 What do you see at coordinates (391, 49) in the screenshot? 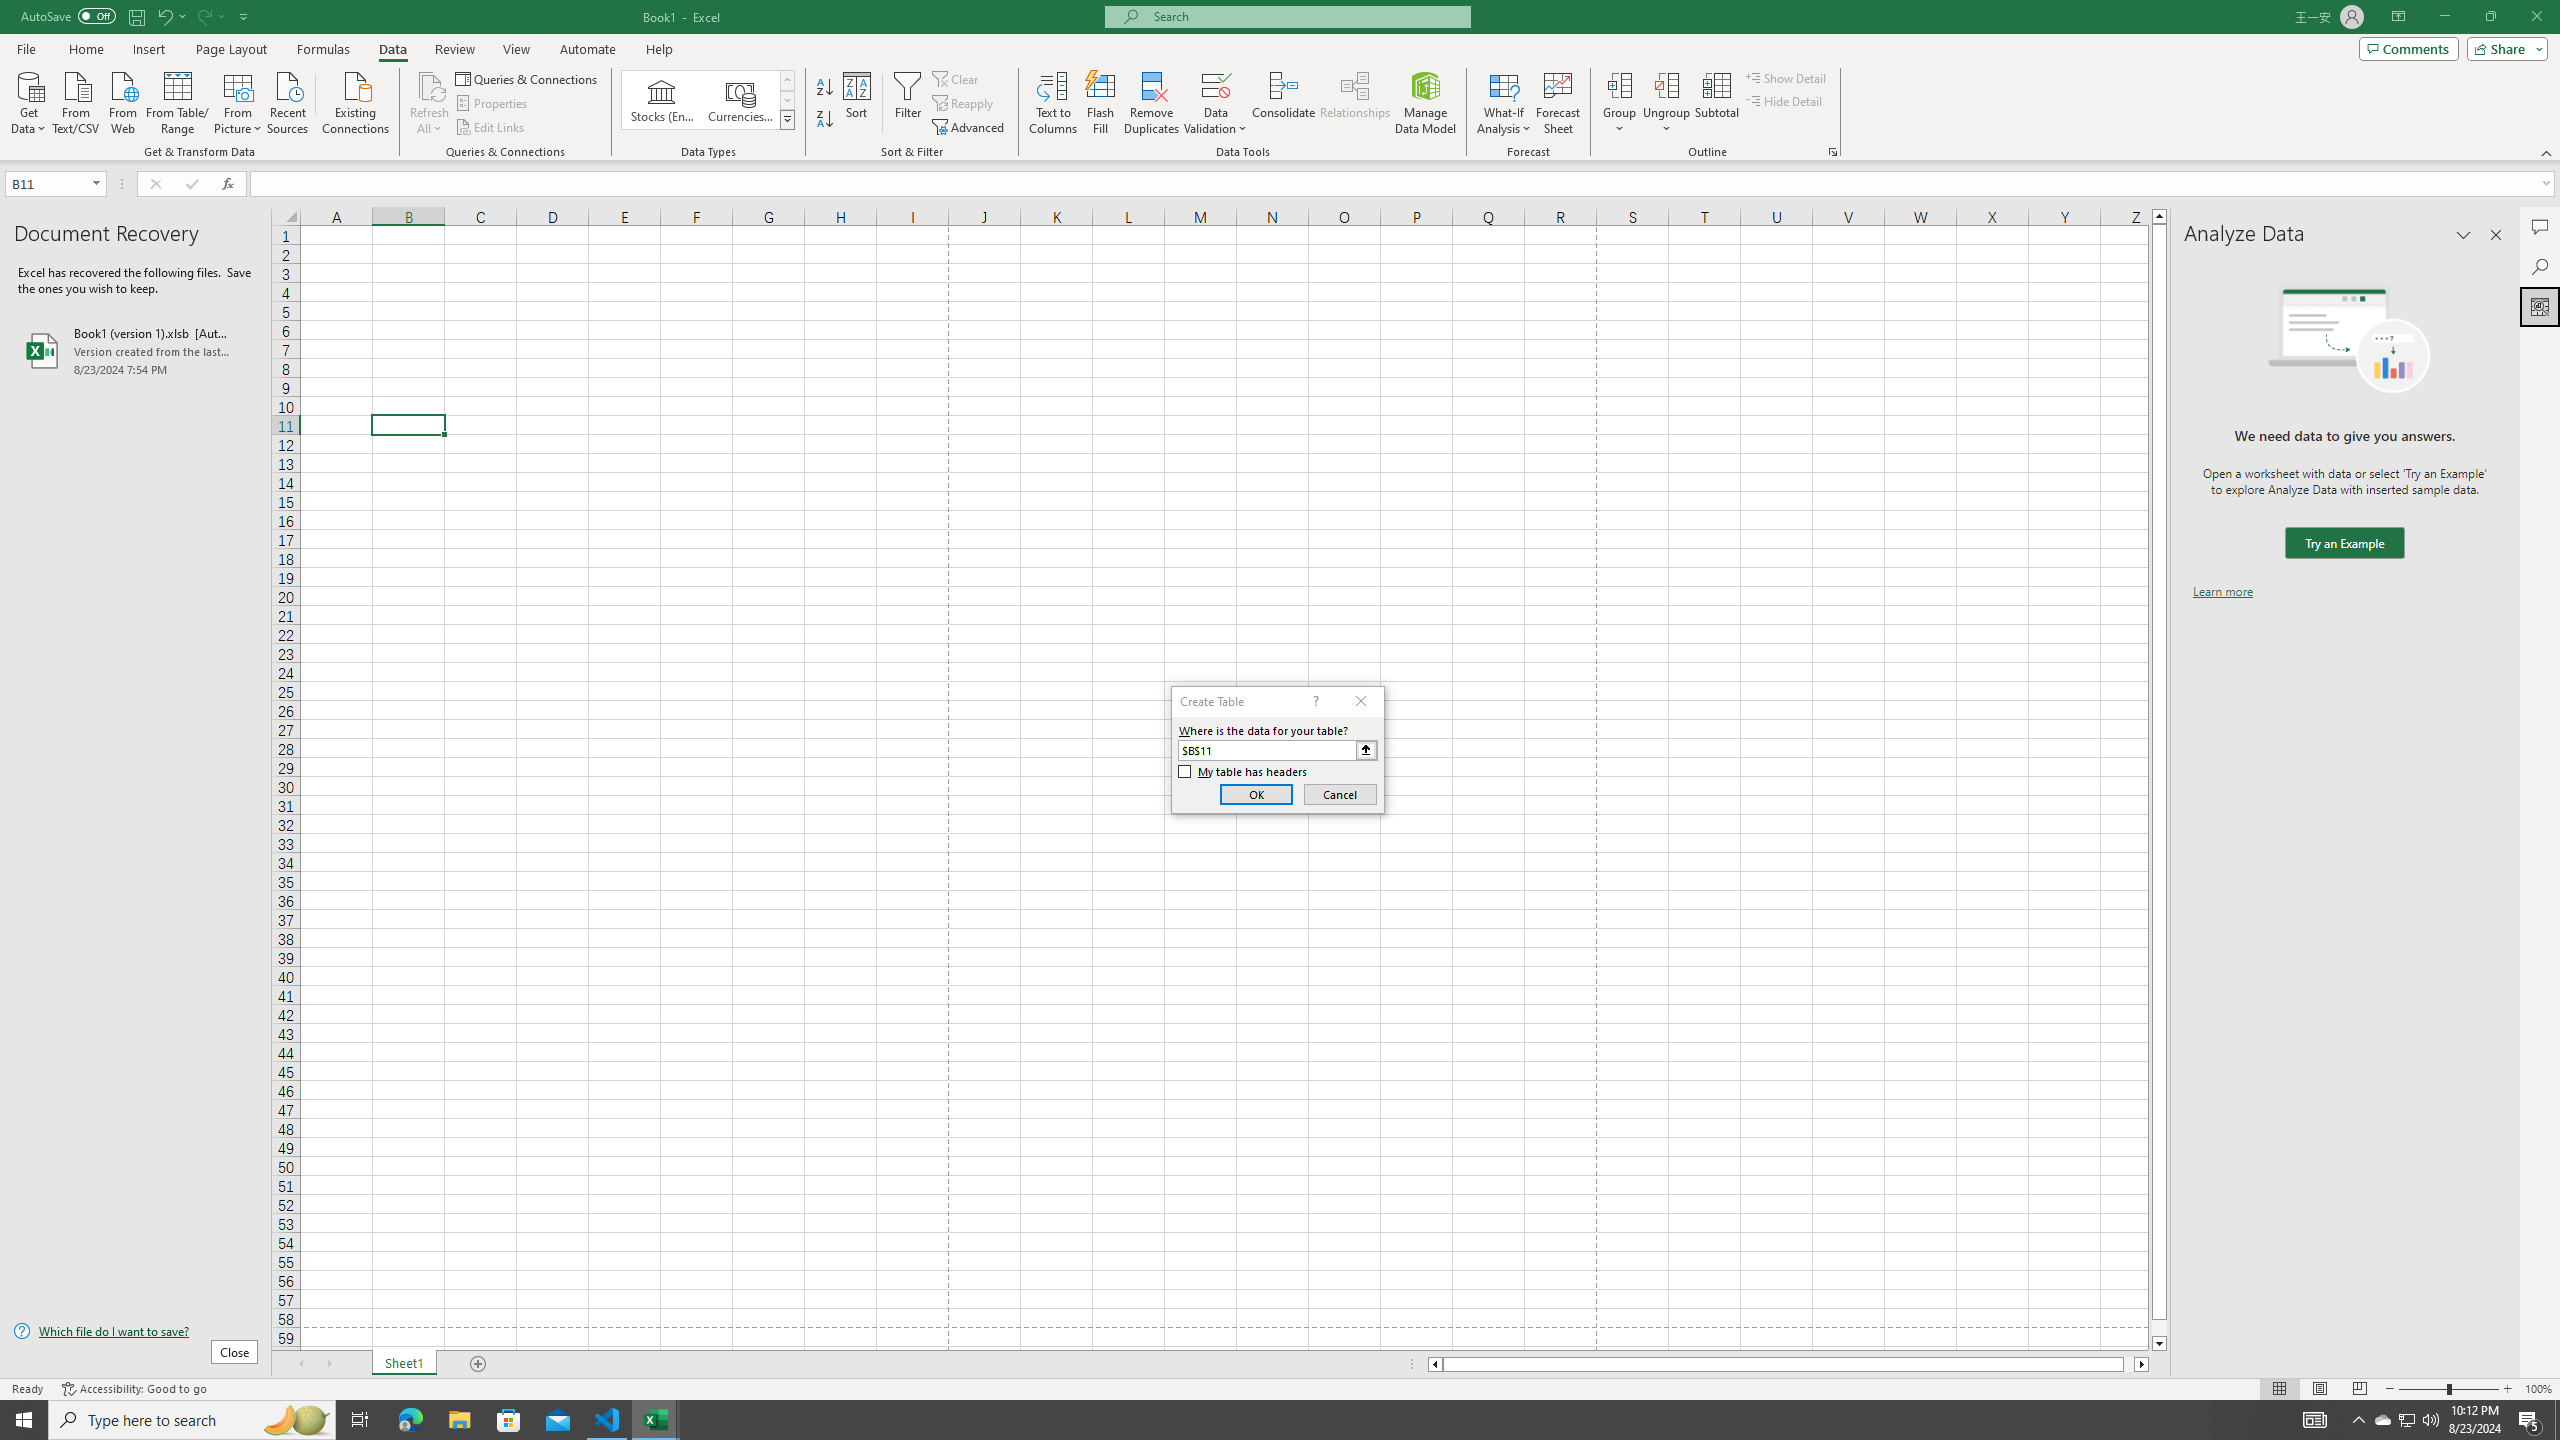
I see `'Data'` at bounding box center [391, 49].